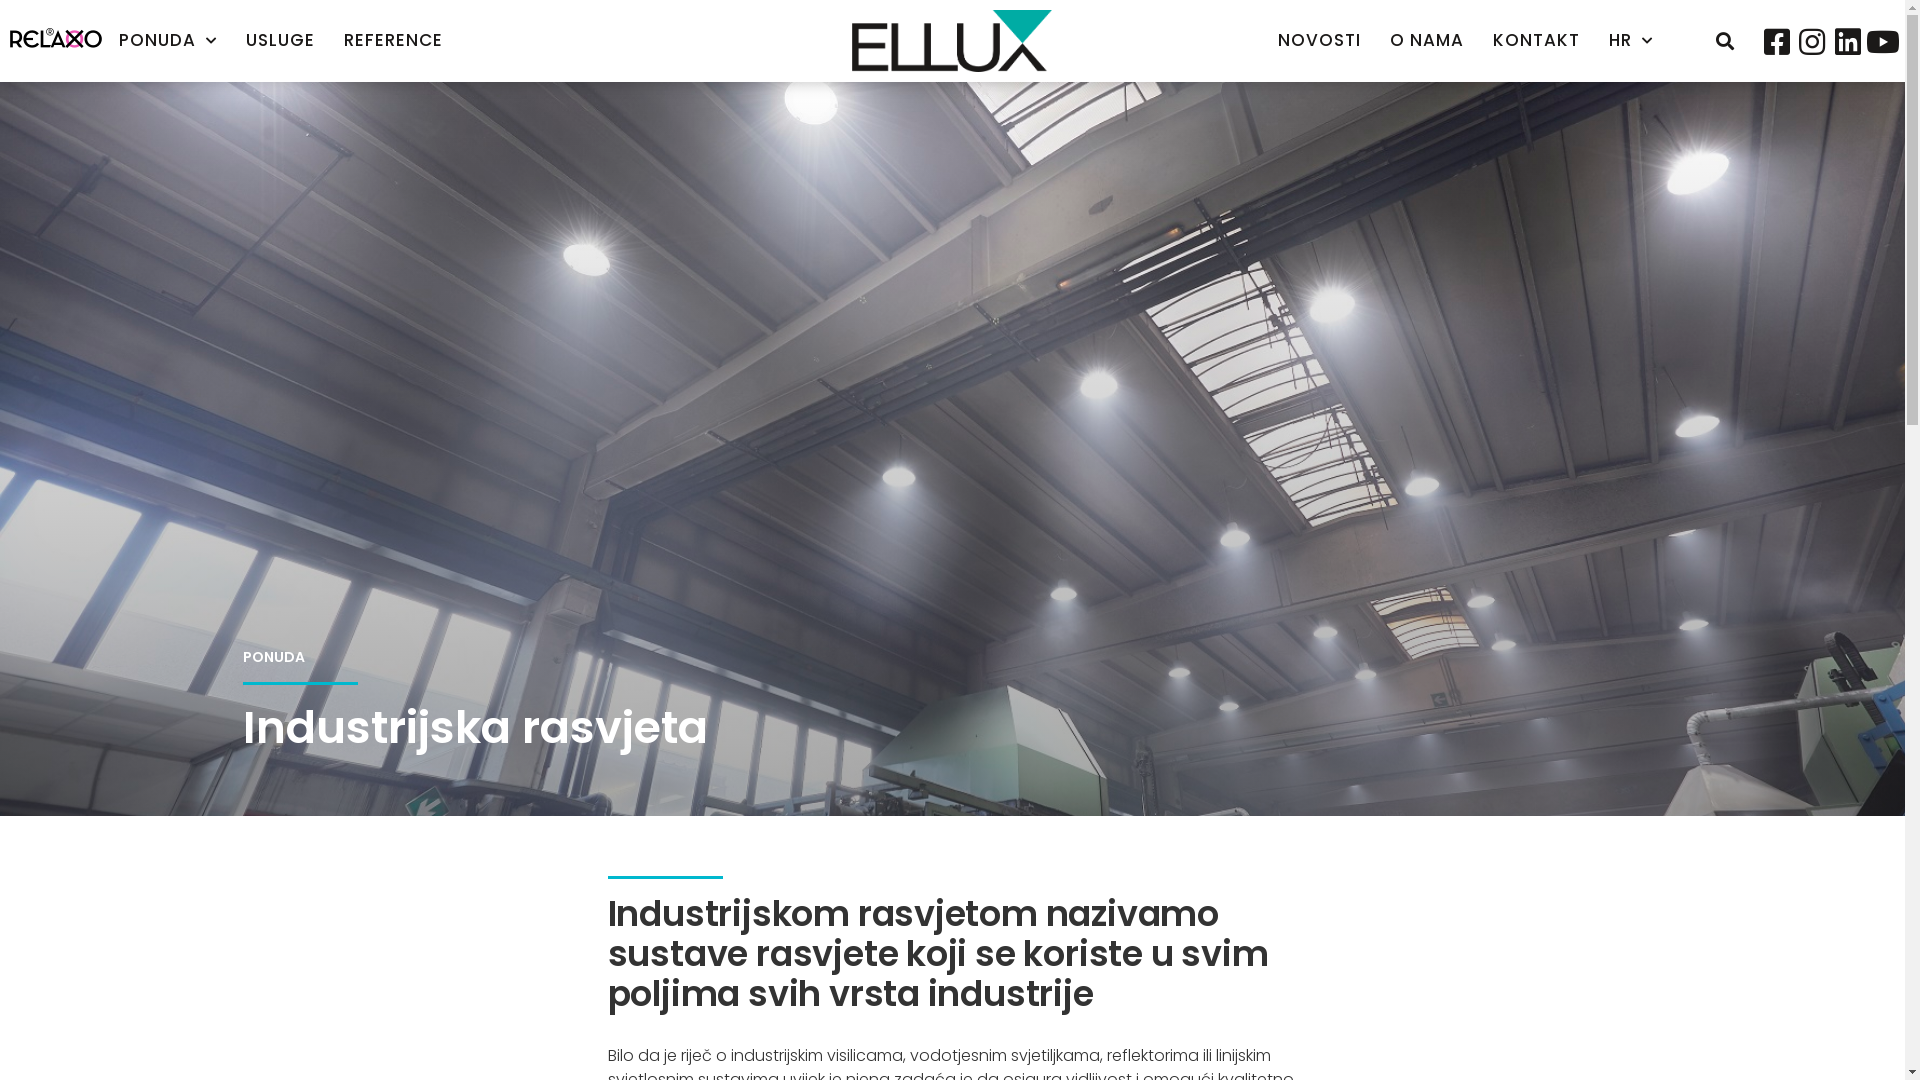  Describe the element at coordinates (393, 40) in the screenshot. I see `'REFERENCE'` at that location.